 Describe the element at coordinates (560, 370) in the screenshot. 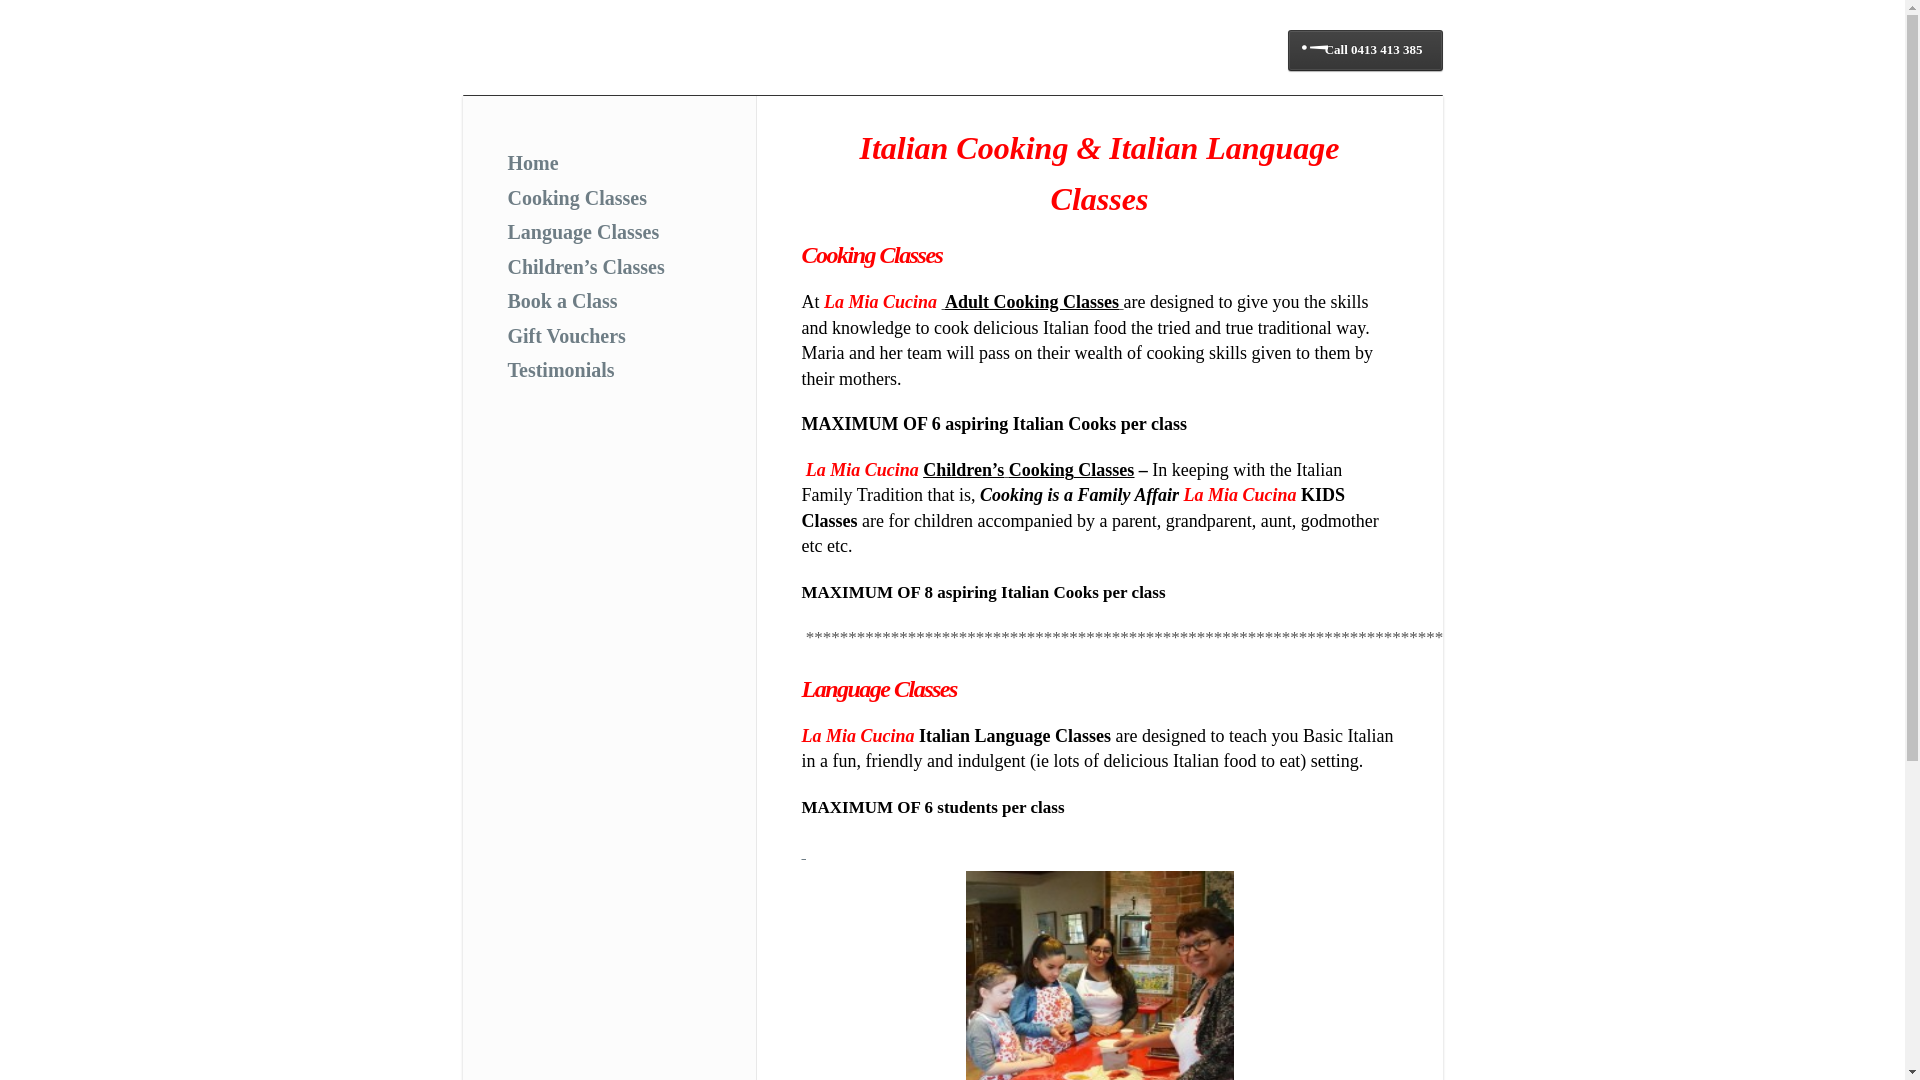

I see `'Testimonials'` at that location.